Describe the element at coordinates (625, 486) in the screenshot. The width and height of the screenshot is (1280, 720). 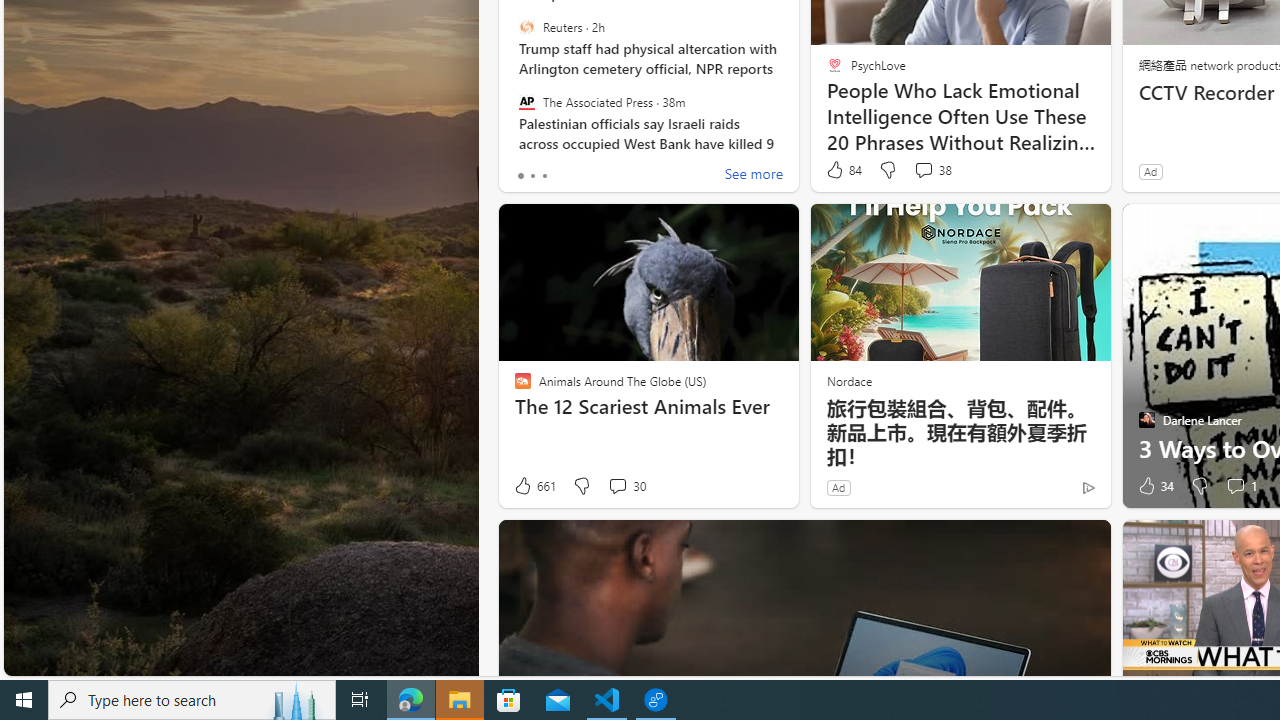
I see `'View comments 30 Comment'` at that location.